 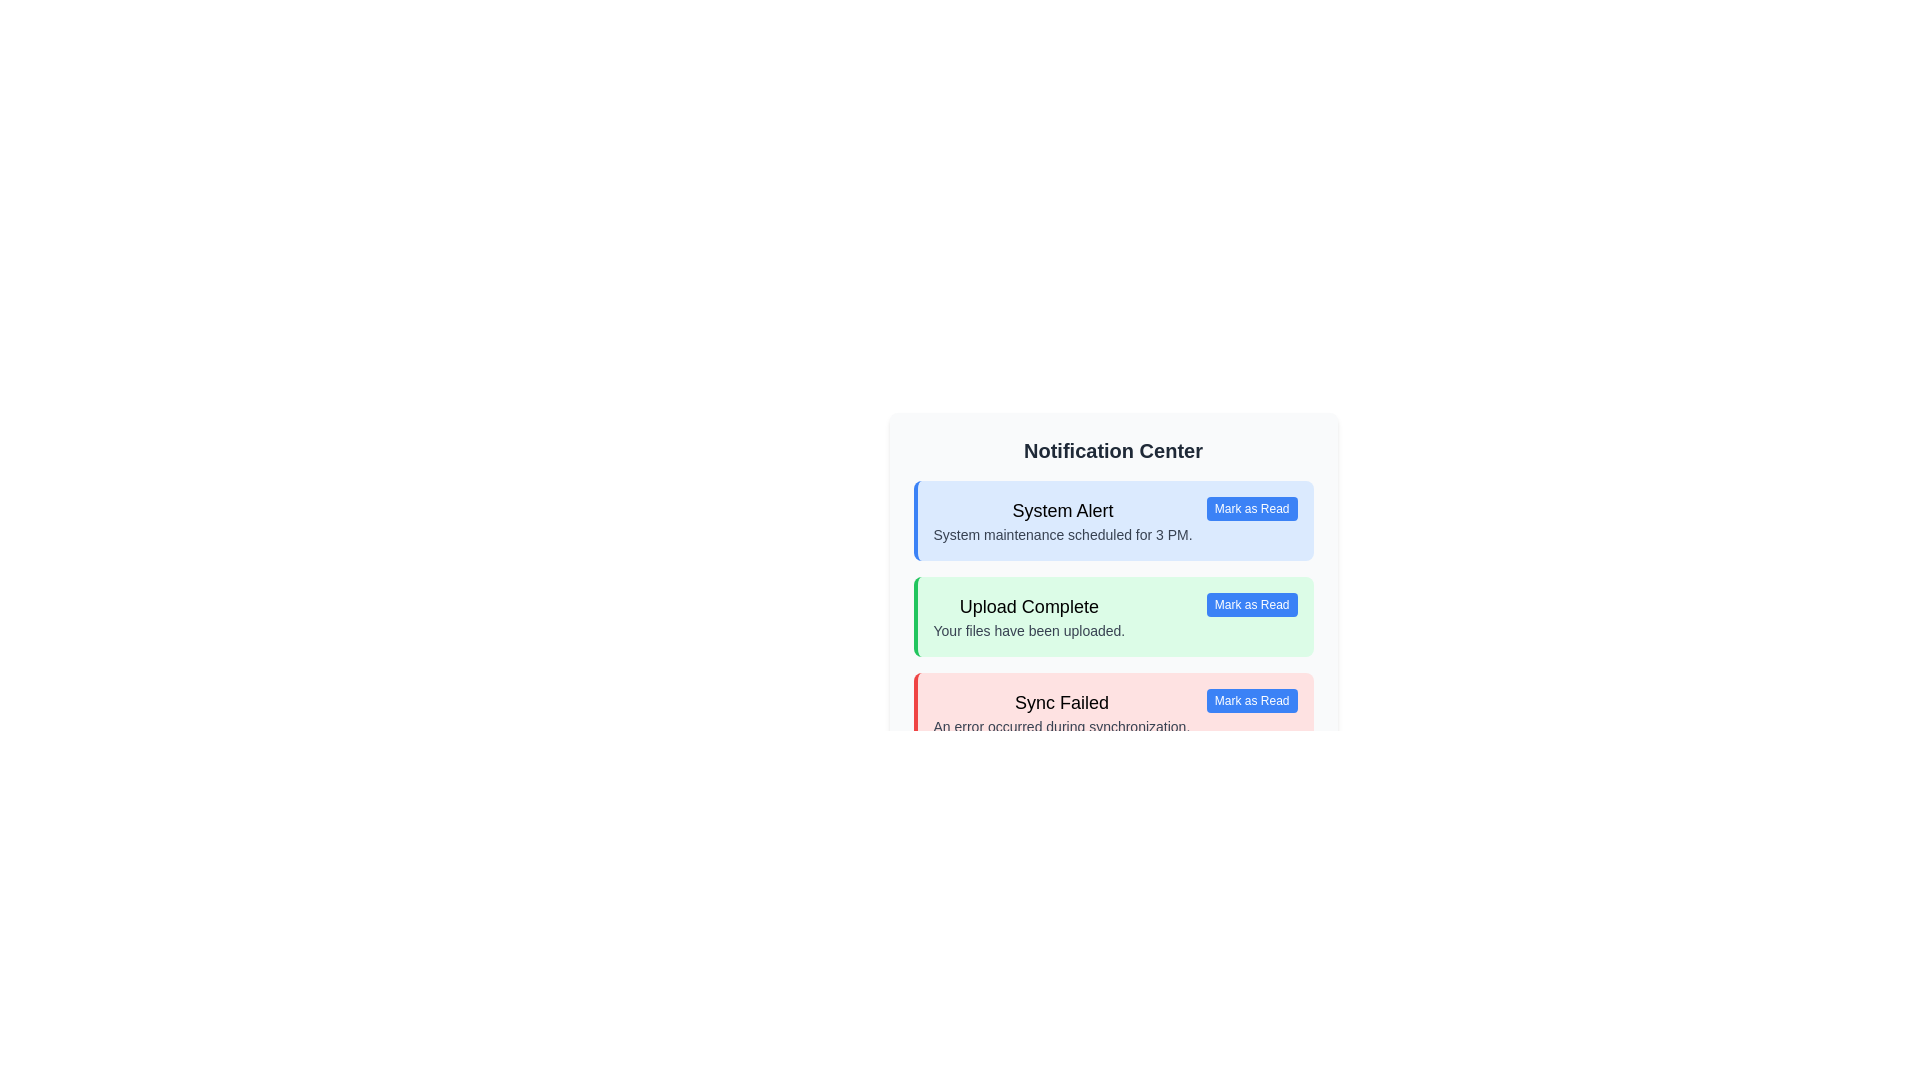 I want to click on the 'System Alert' text display in the Notification Center, which shows a maintenance message, so click(x=1062, y=519).